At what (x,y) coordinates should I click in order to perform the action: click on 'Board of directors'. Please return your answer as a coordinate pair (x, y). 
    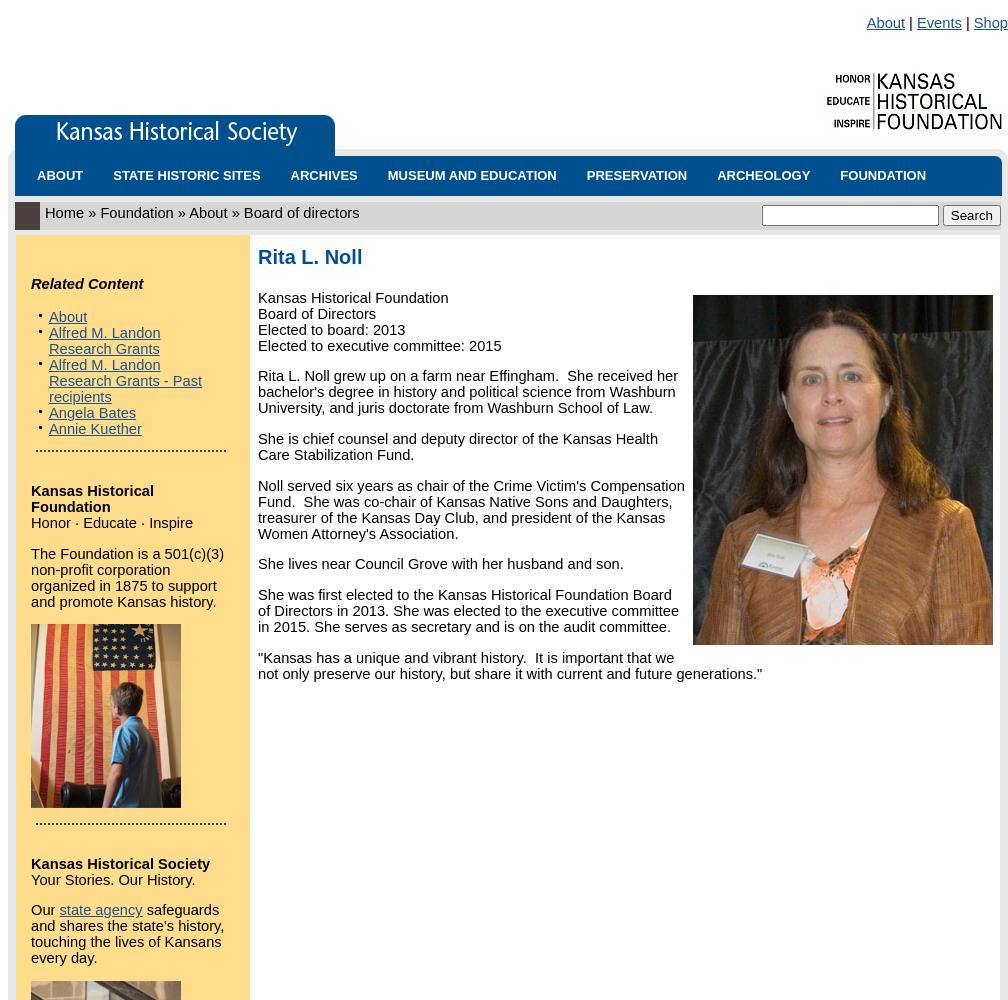
    Looking at the image, I should click on (300, 212).